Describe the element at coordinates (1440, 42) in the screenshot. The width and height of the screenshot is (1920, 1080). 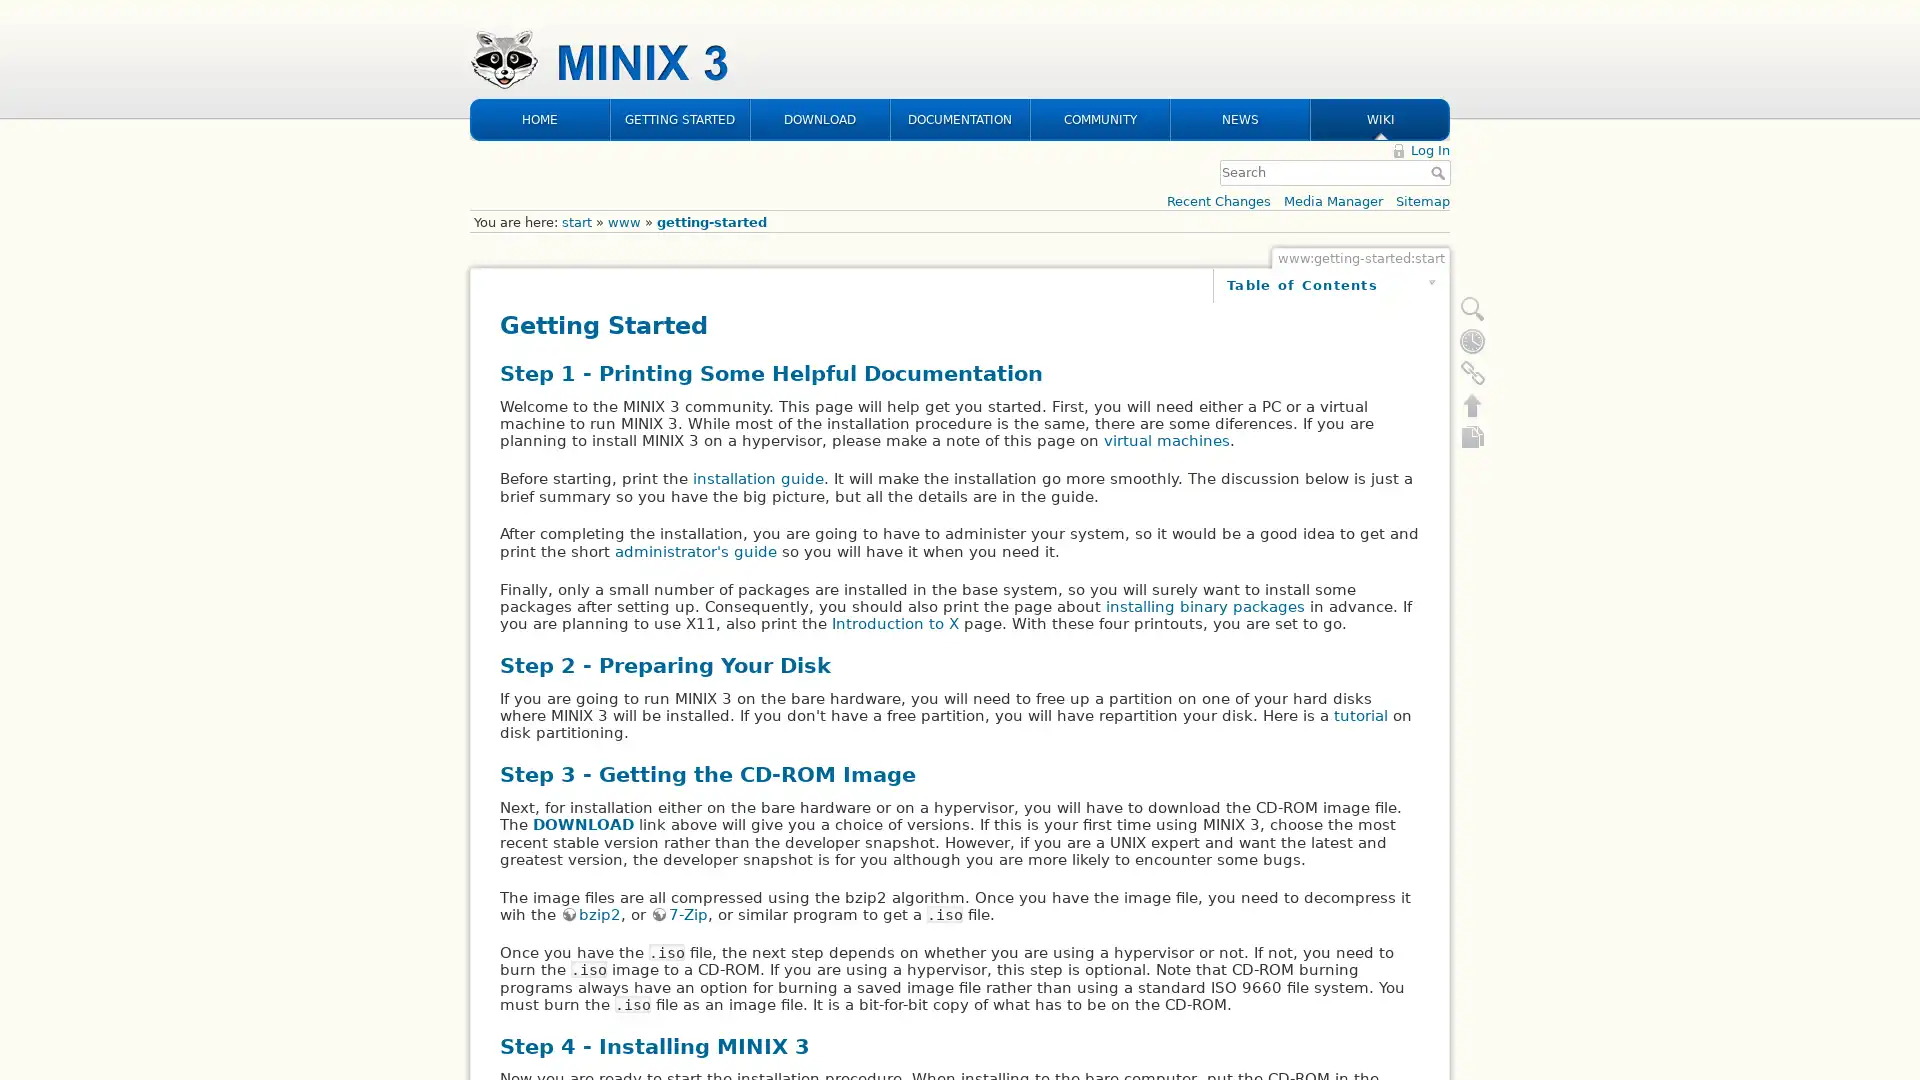
I see `Search` at that location.